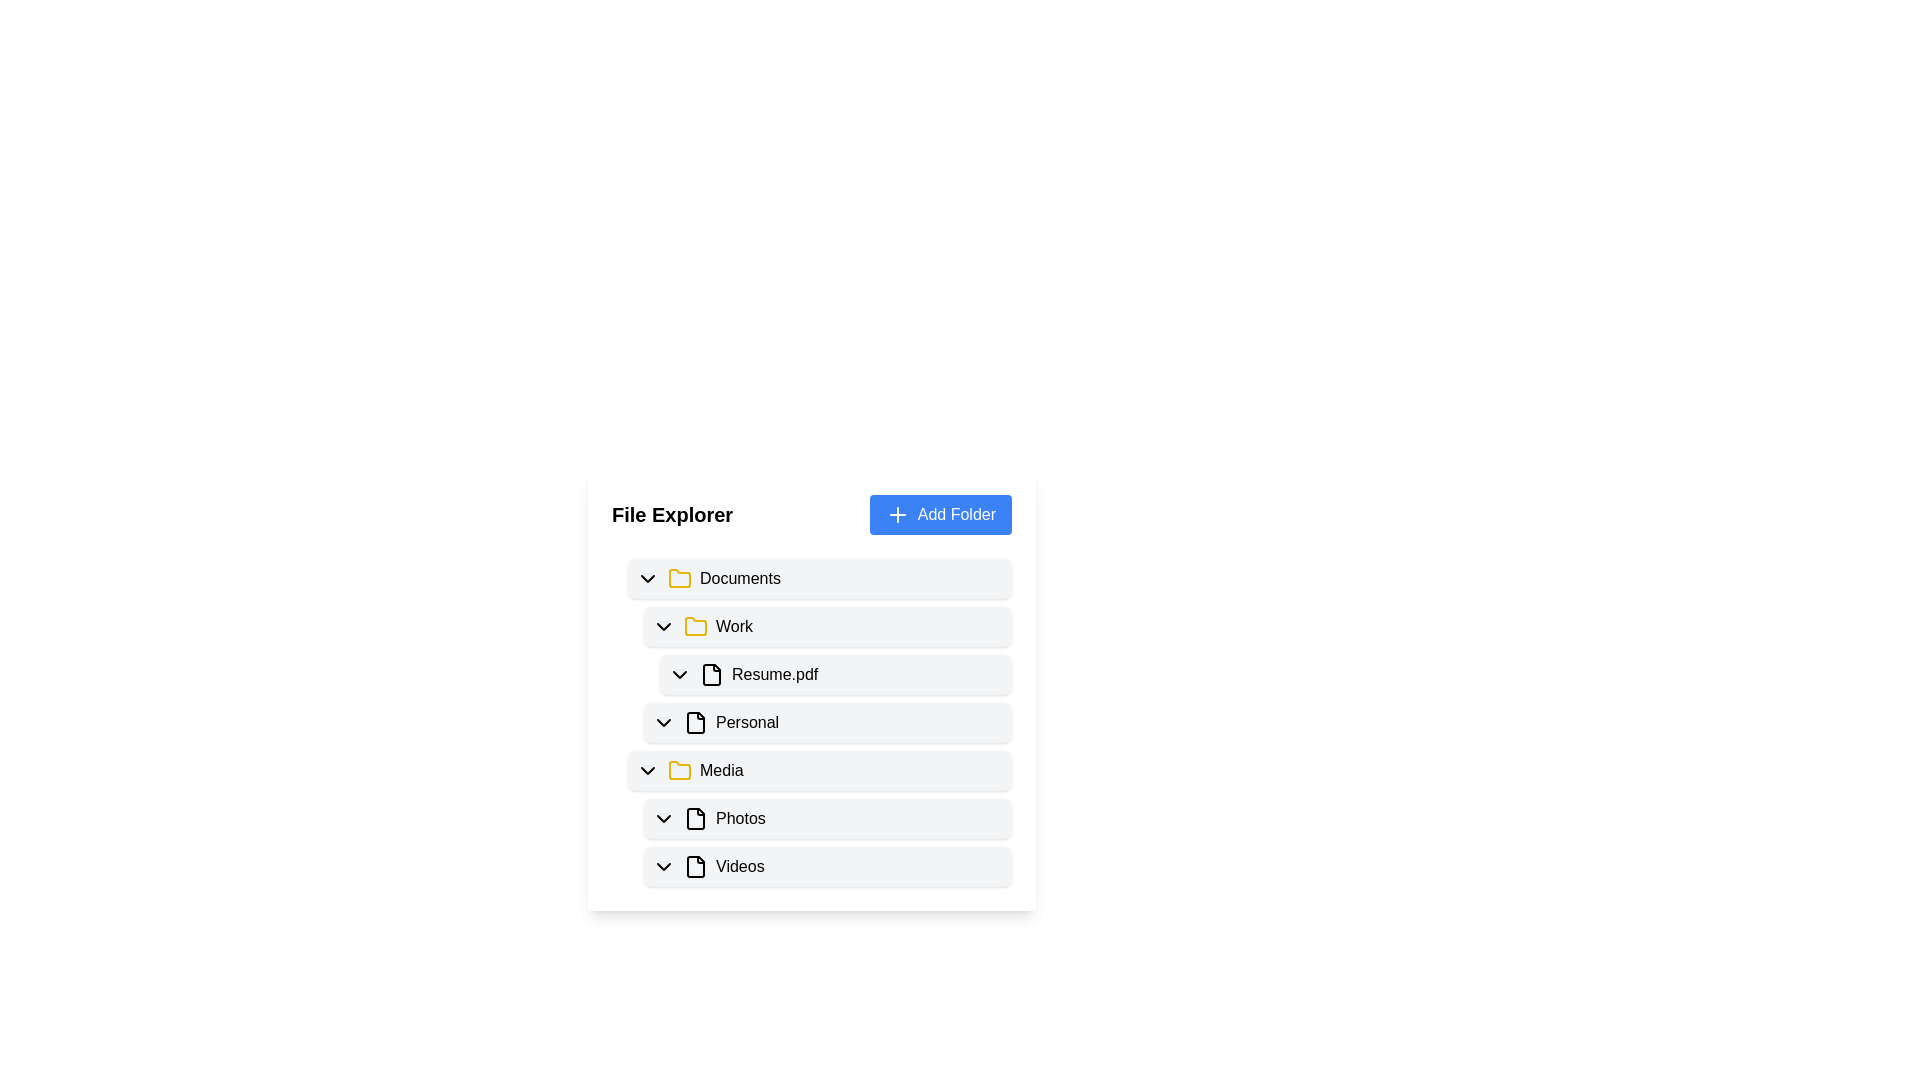 The width and height of the screenshot is (1920, 1080). I want to click on the 'Work' folder, so click(828, 626).